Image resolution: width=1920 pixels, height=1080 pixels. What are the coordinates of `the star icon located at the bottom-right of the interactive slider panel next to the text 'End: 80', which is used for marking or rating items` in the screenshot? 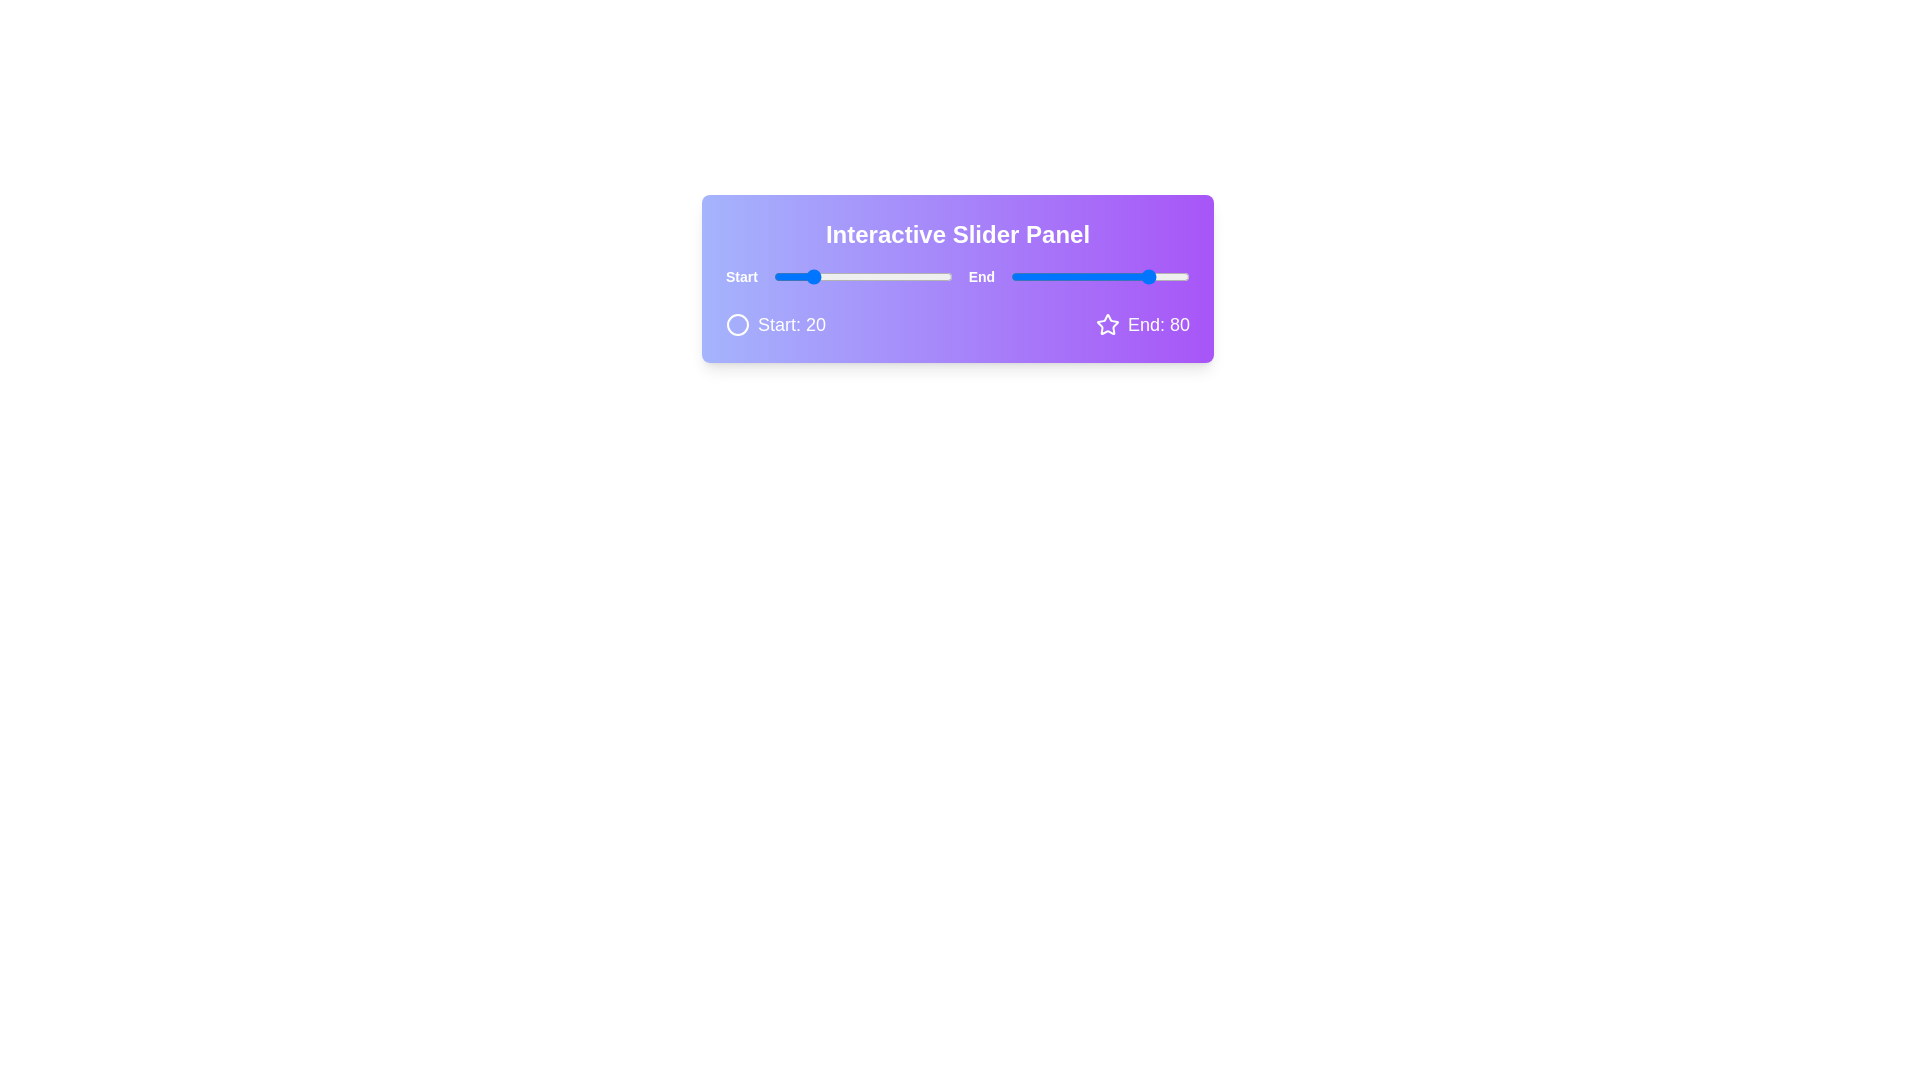 It's located at (1107, 323).